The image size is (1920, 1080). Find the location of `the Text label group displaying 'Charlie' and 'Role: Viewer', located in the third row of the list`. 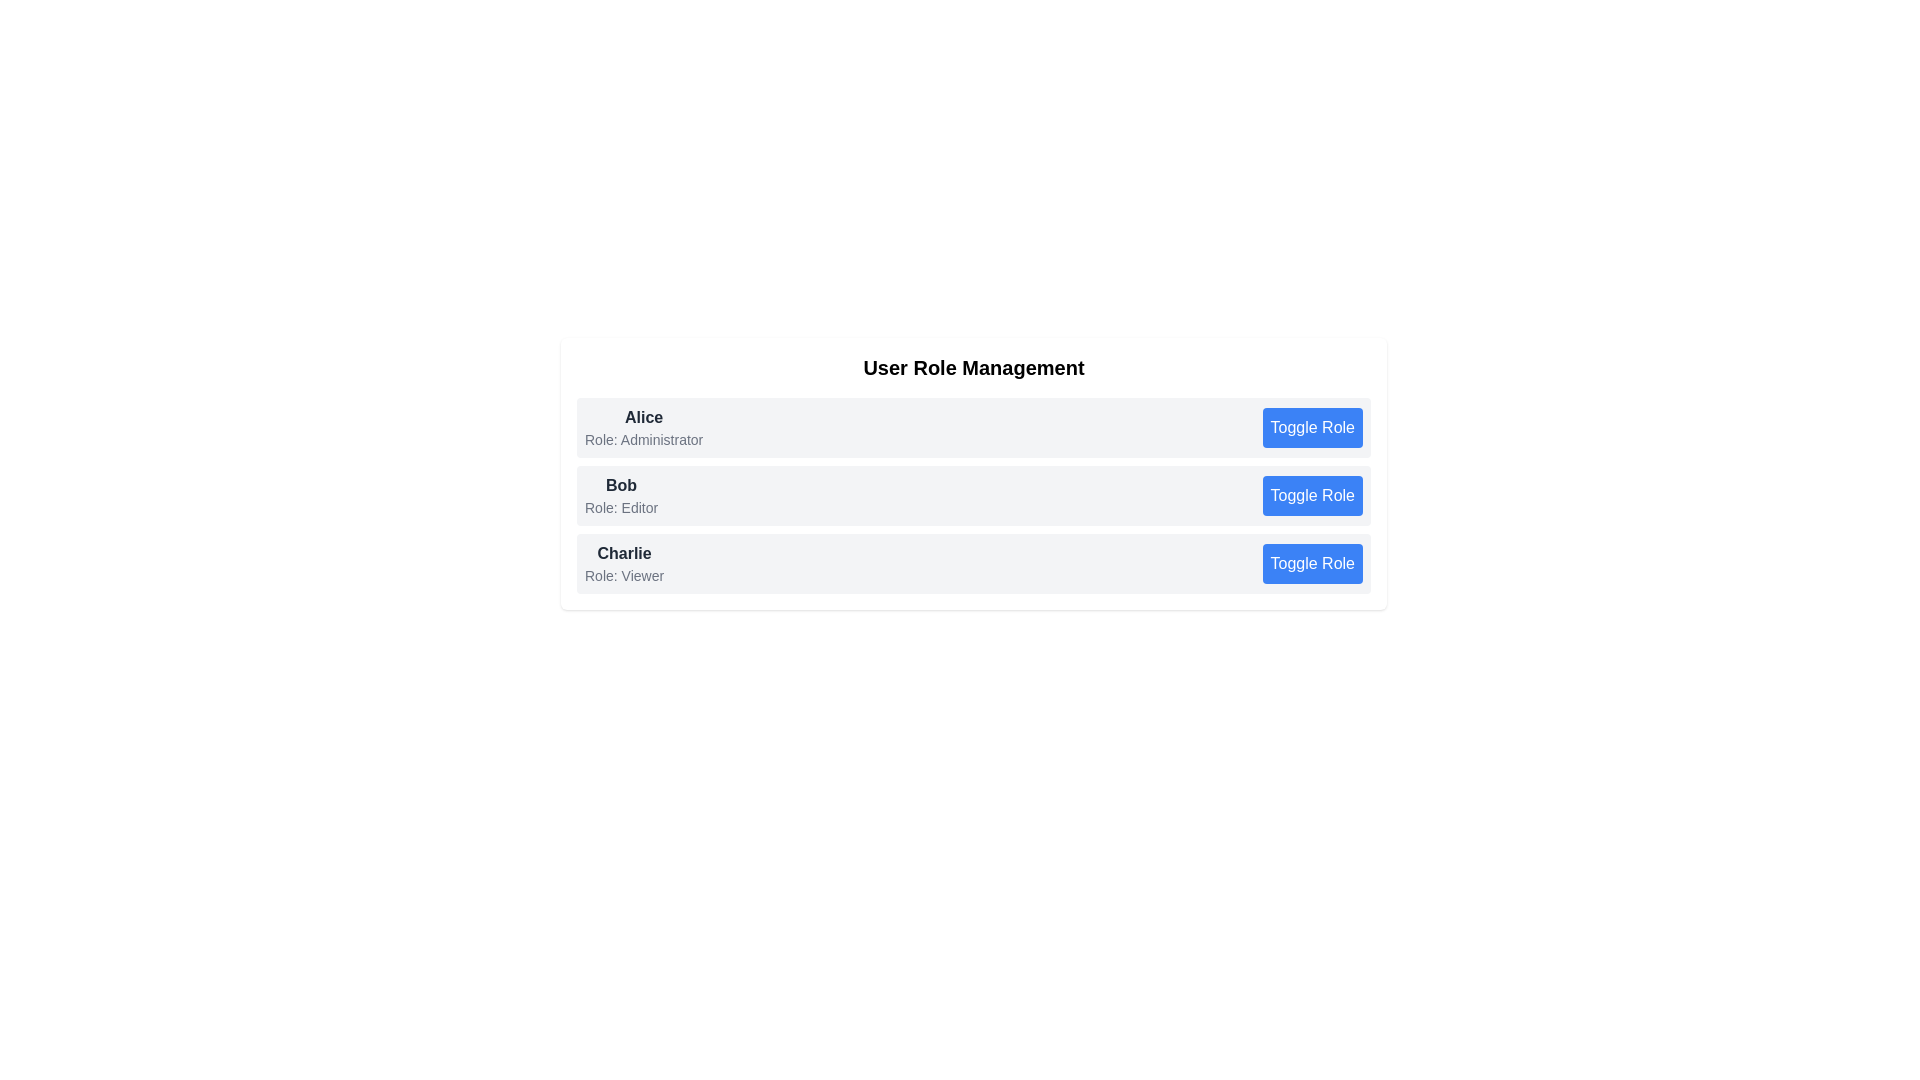

the Text label group displaying 'Charlie' and 'Role: Viewer', located in the third row of the list is located at coordinates (623, 563).